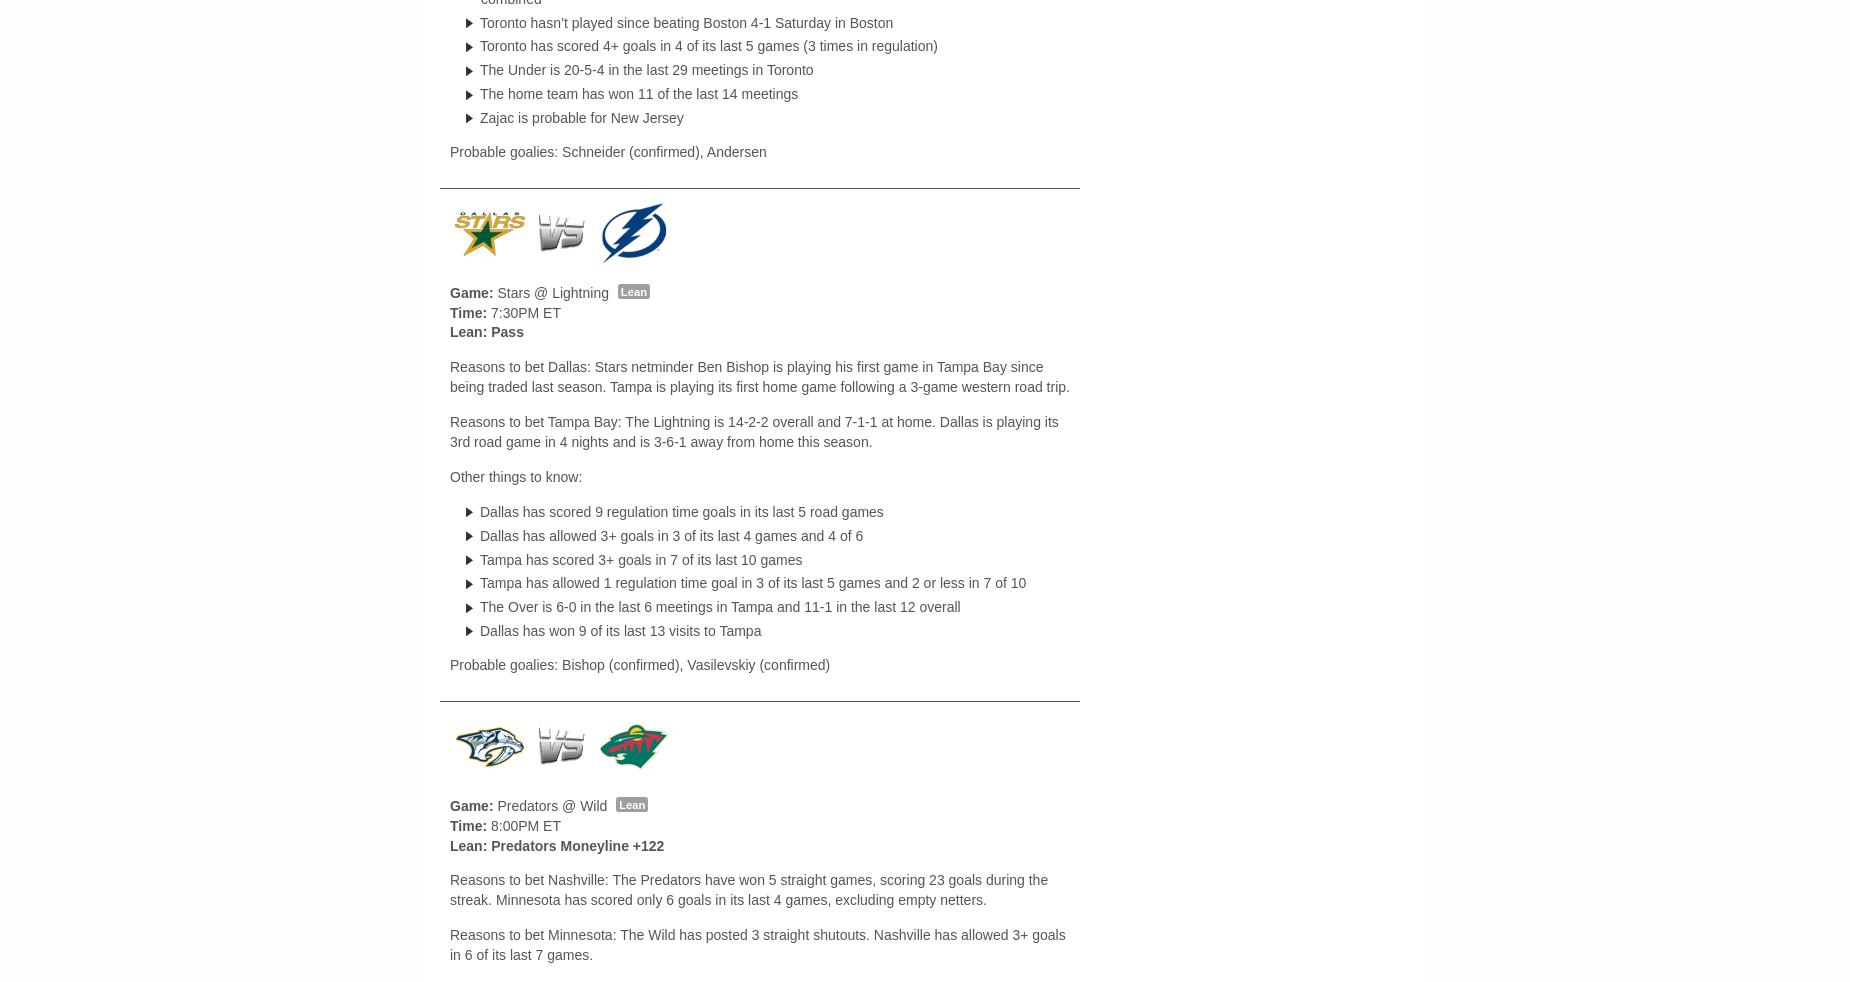  I want to click on 'Other things to know:', so click(515, 476).